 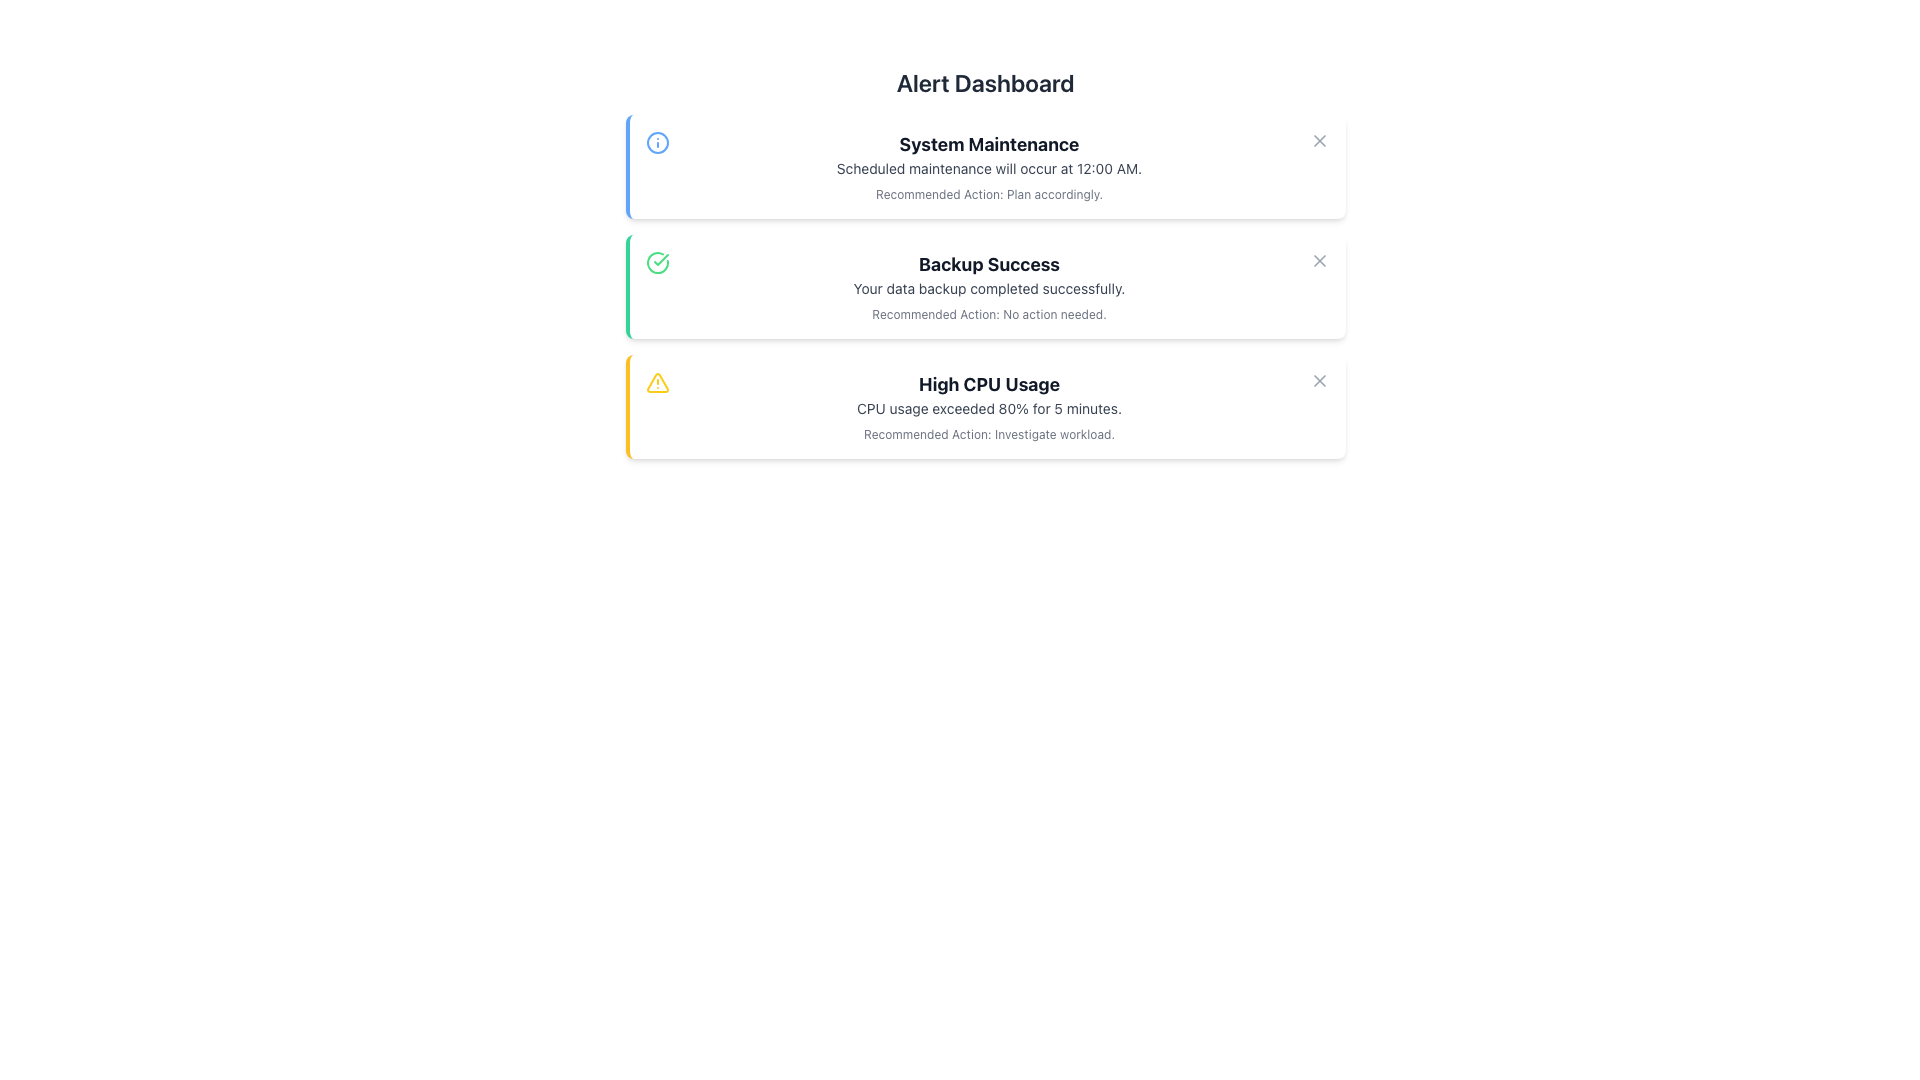 What do you see at coordinates (989, 406) in the screenshot?
I see `alert information from the Notification card about high CPU usage, which is the third card in a vertical stack below 'System Maintenance' and 'Backup Success'` at bounding box center [989, 406].